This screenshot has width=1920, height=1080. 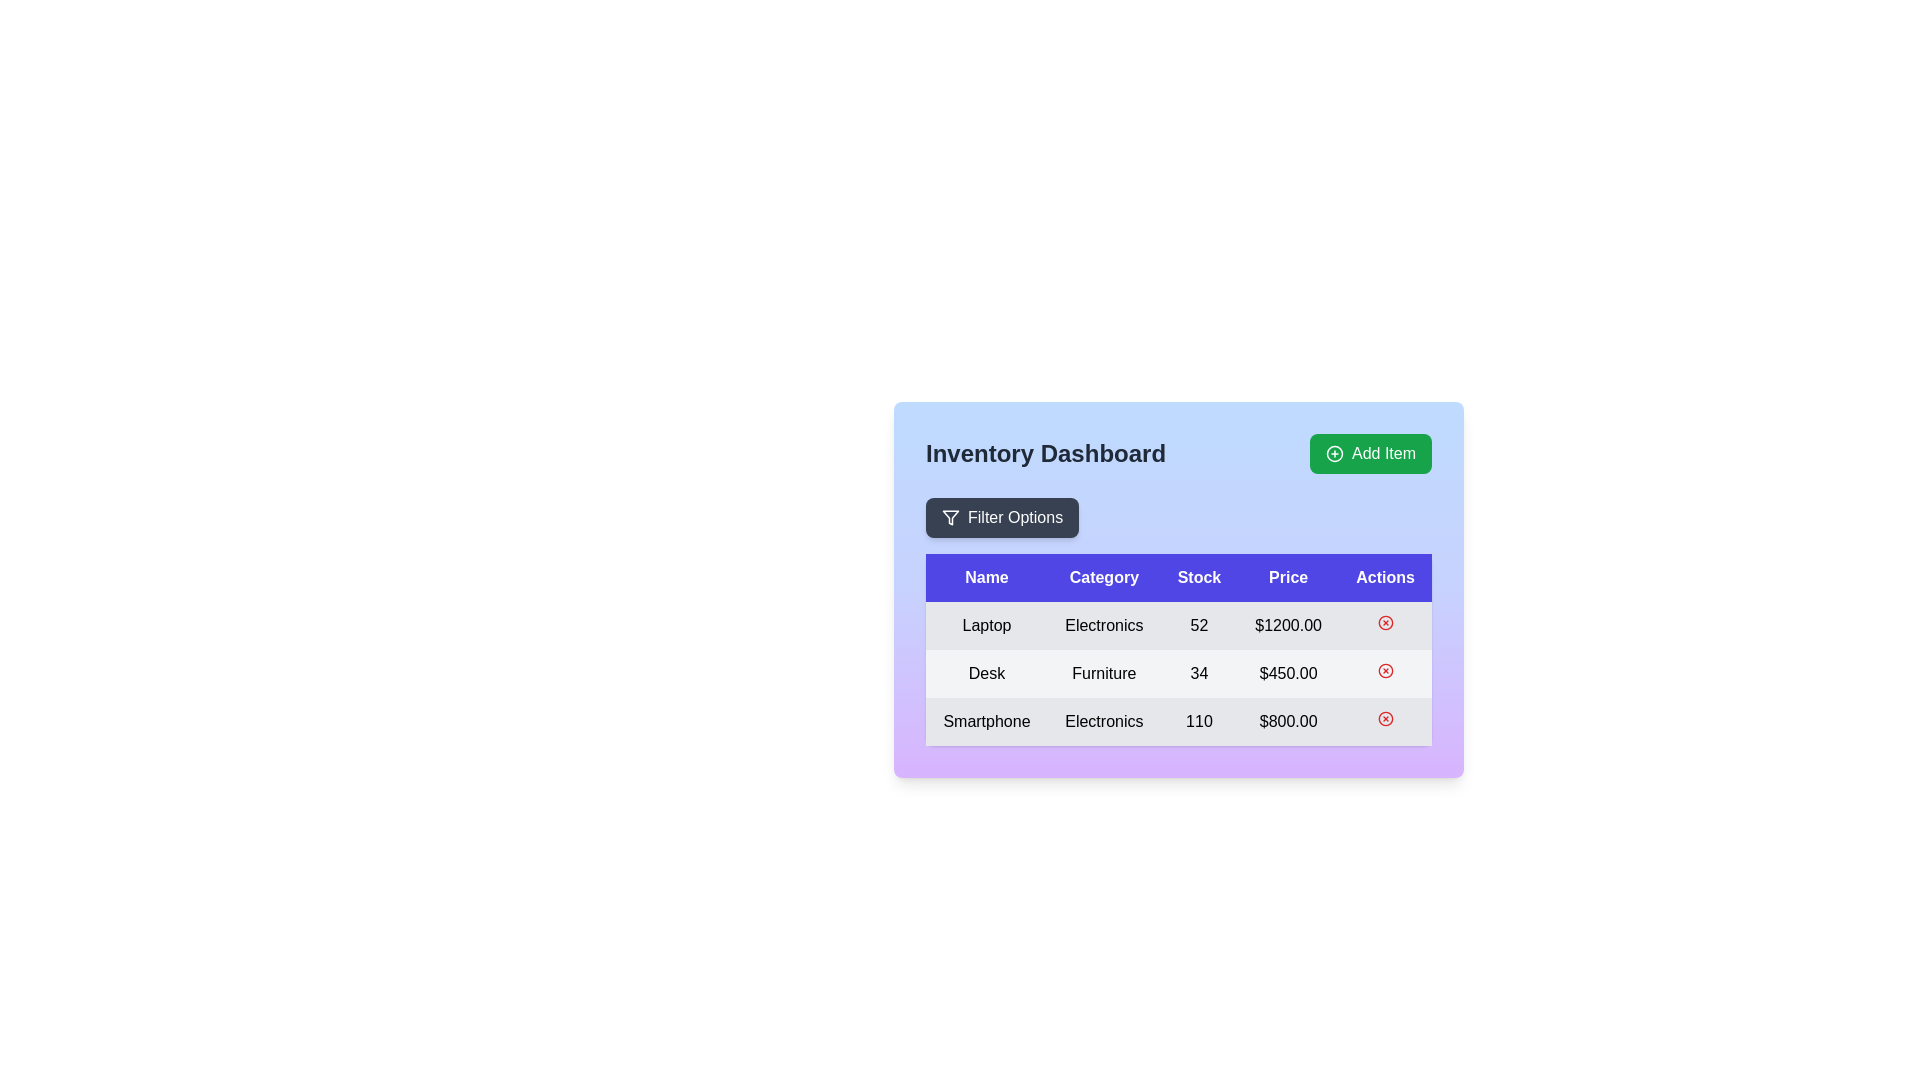 I want to click on the 'Filter Options' button that contains the filter funnel icon, which is a small SVG graphic with a triangular top and narrow neck, located at the specified coordinates, so click(x=949, y=516).